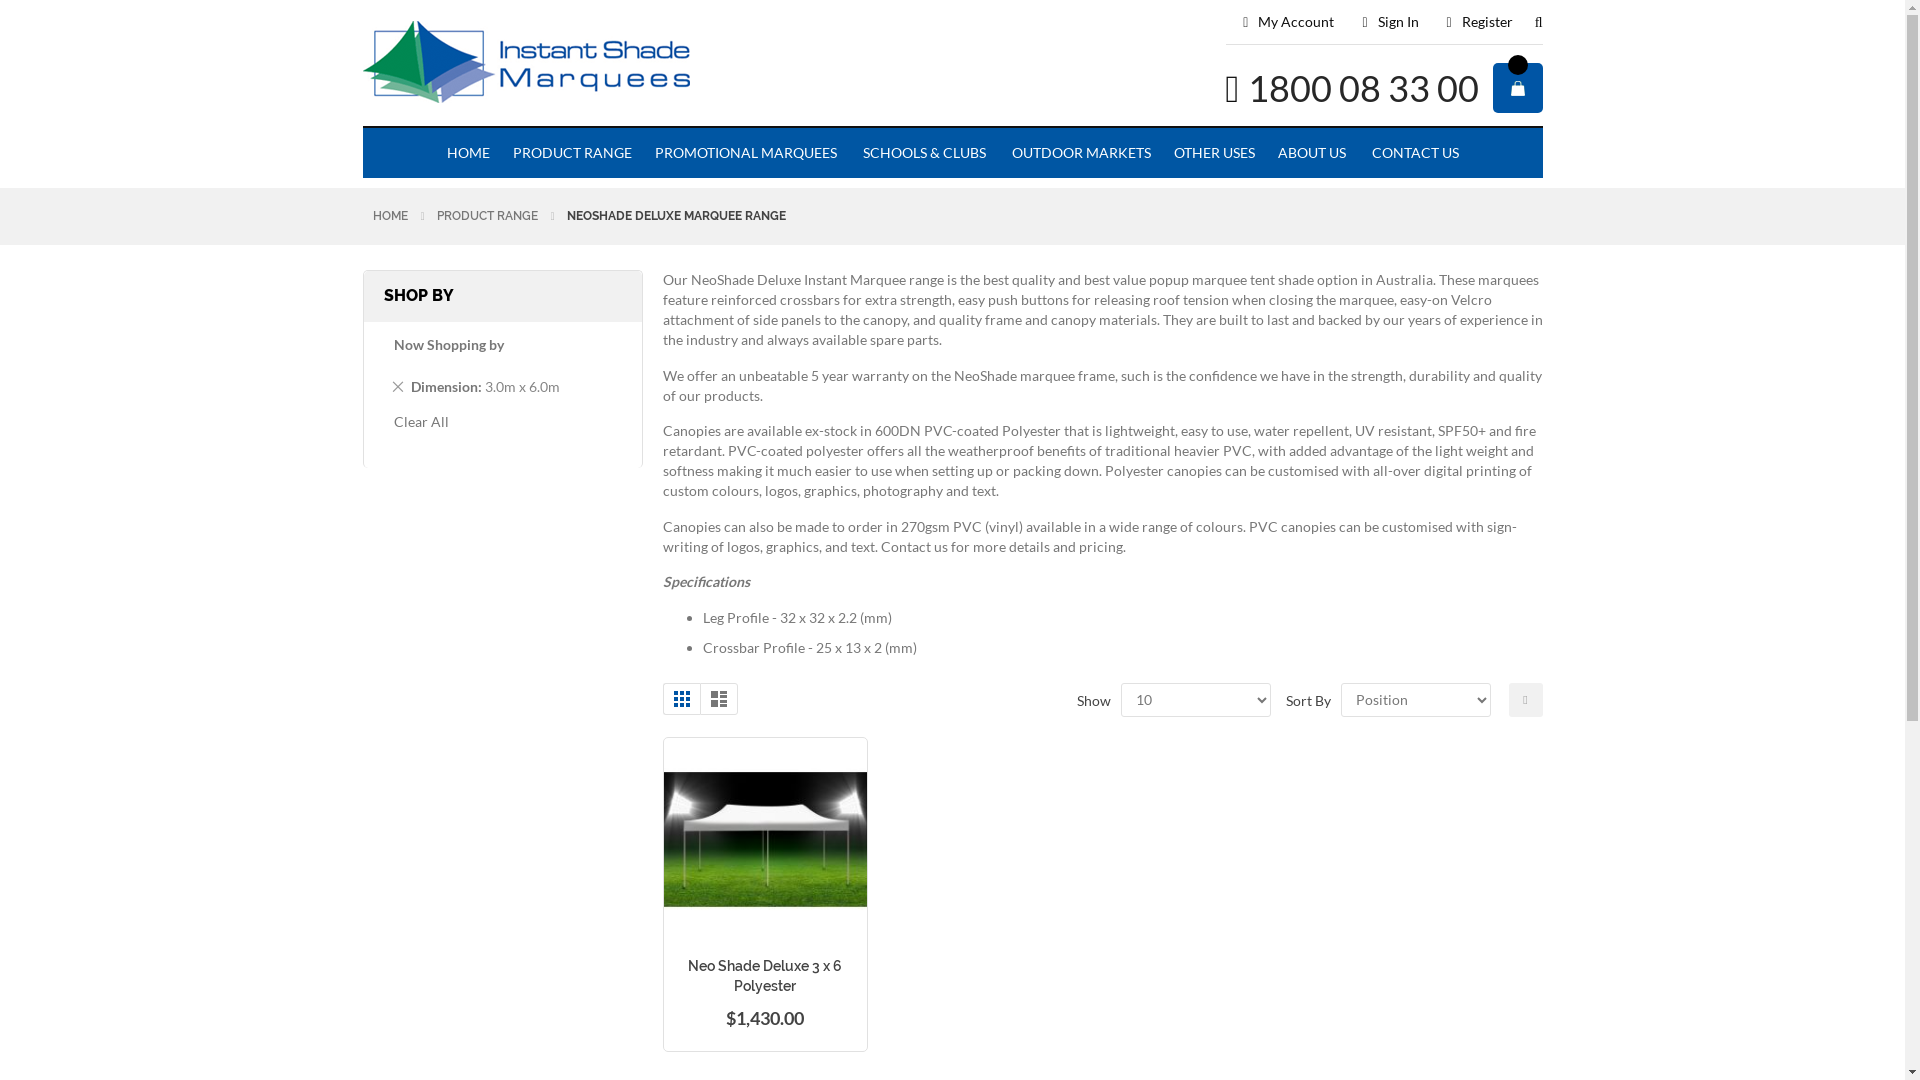 The image size is (1920, 1080). Describe the element at coordinates (487, 216) in the screenshot. I see `'PRODUCT RANGE'` at that location.